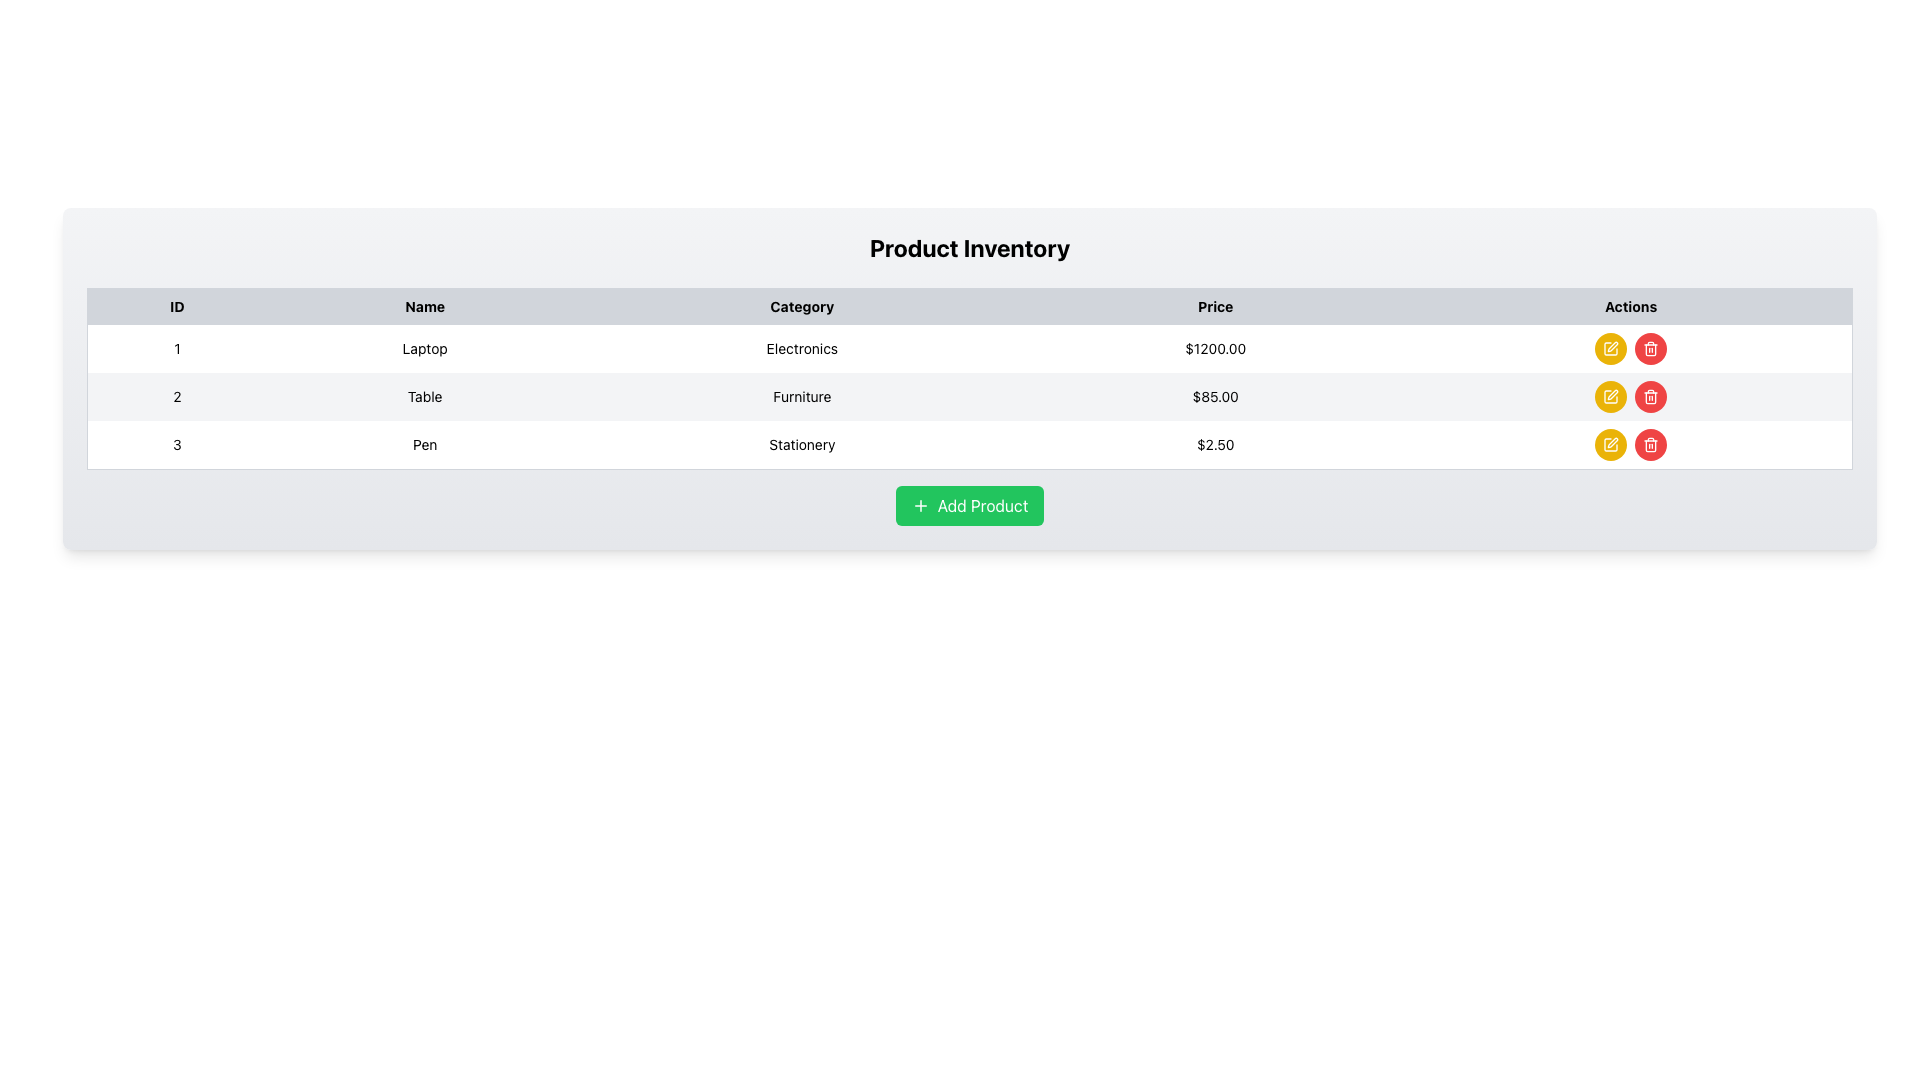 The height and width of the screenshot is (1080, 1920). Describe the element at coordinates (919, 504) in the screenshot. I see `the decorative icon located to the left of the 'Add Product' text within the button, positioned centrally below the product inventory table` at that location.